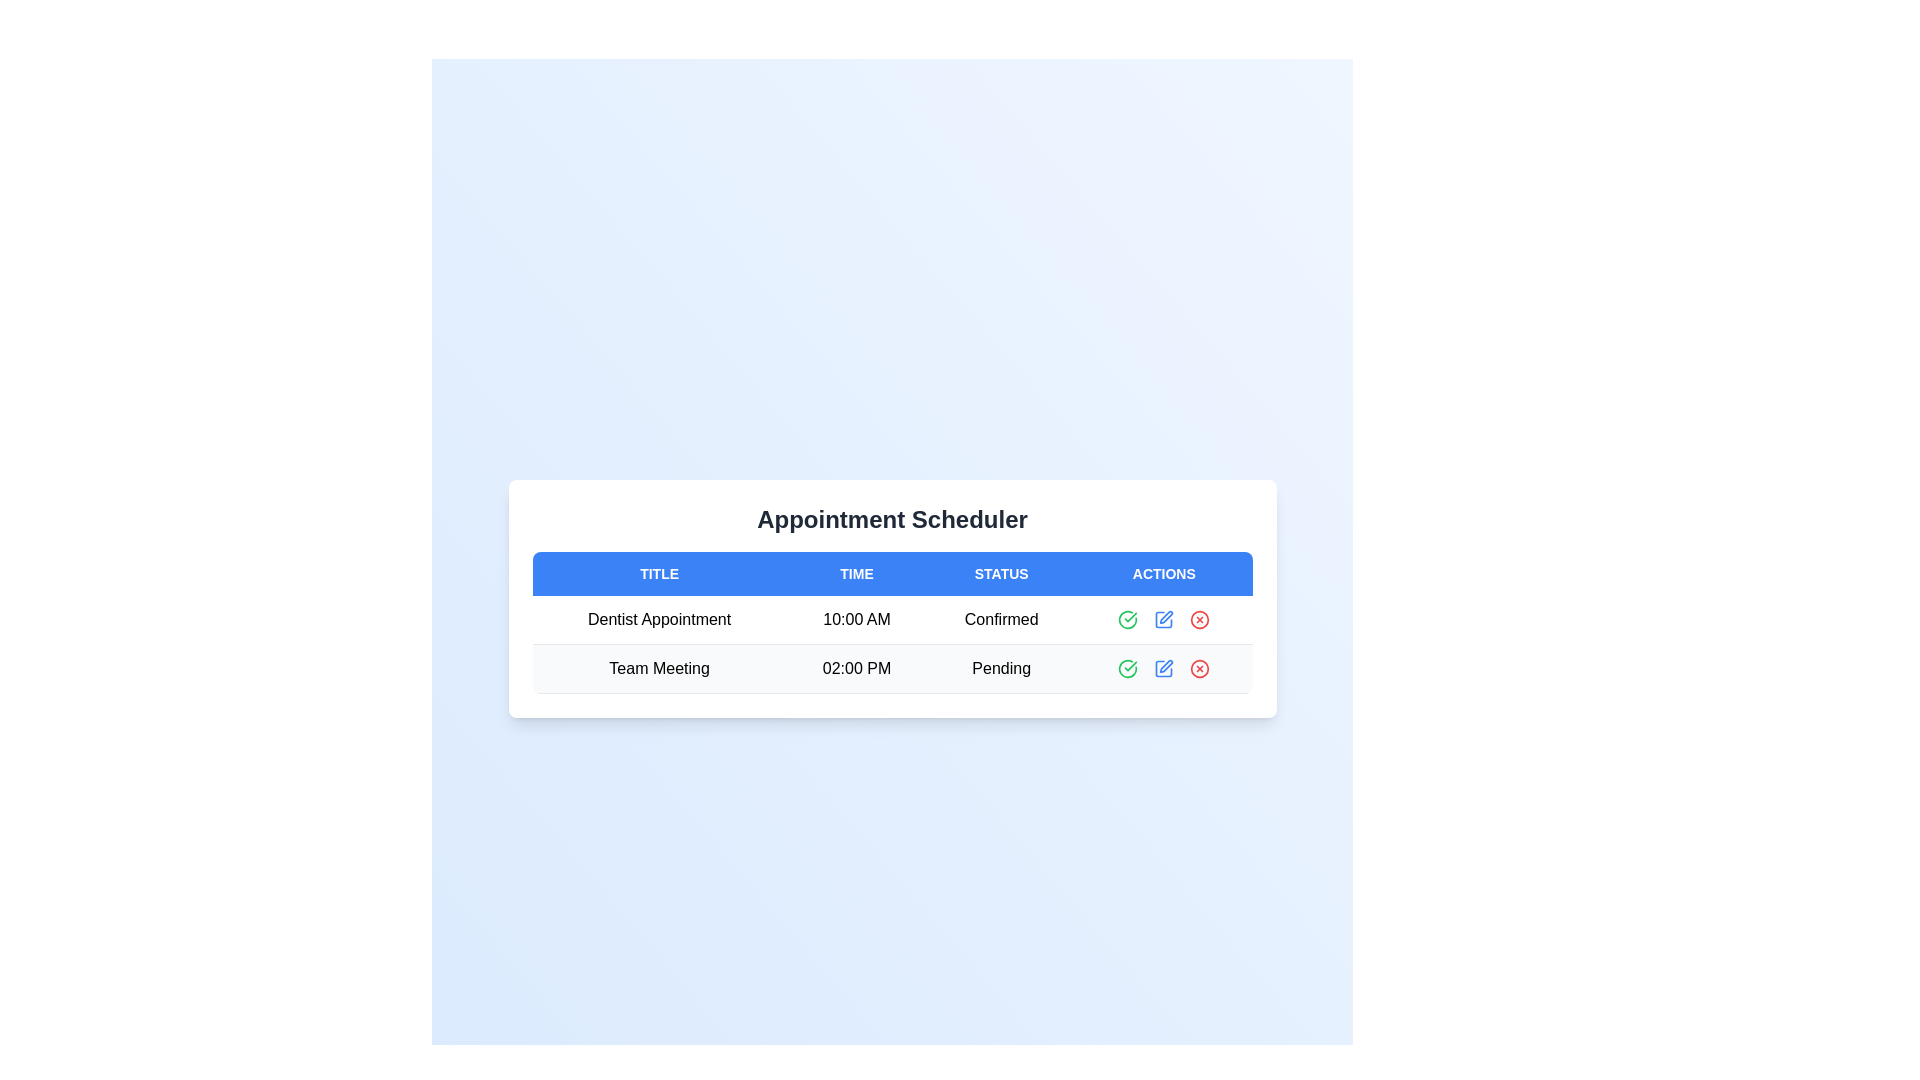  I want to click on the 'Team Meeting' text label located in the second row under the 'TITLE' column of the table, so click(659, 668).